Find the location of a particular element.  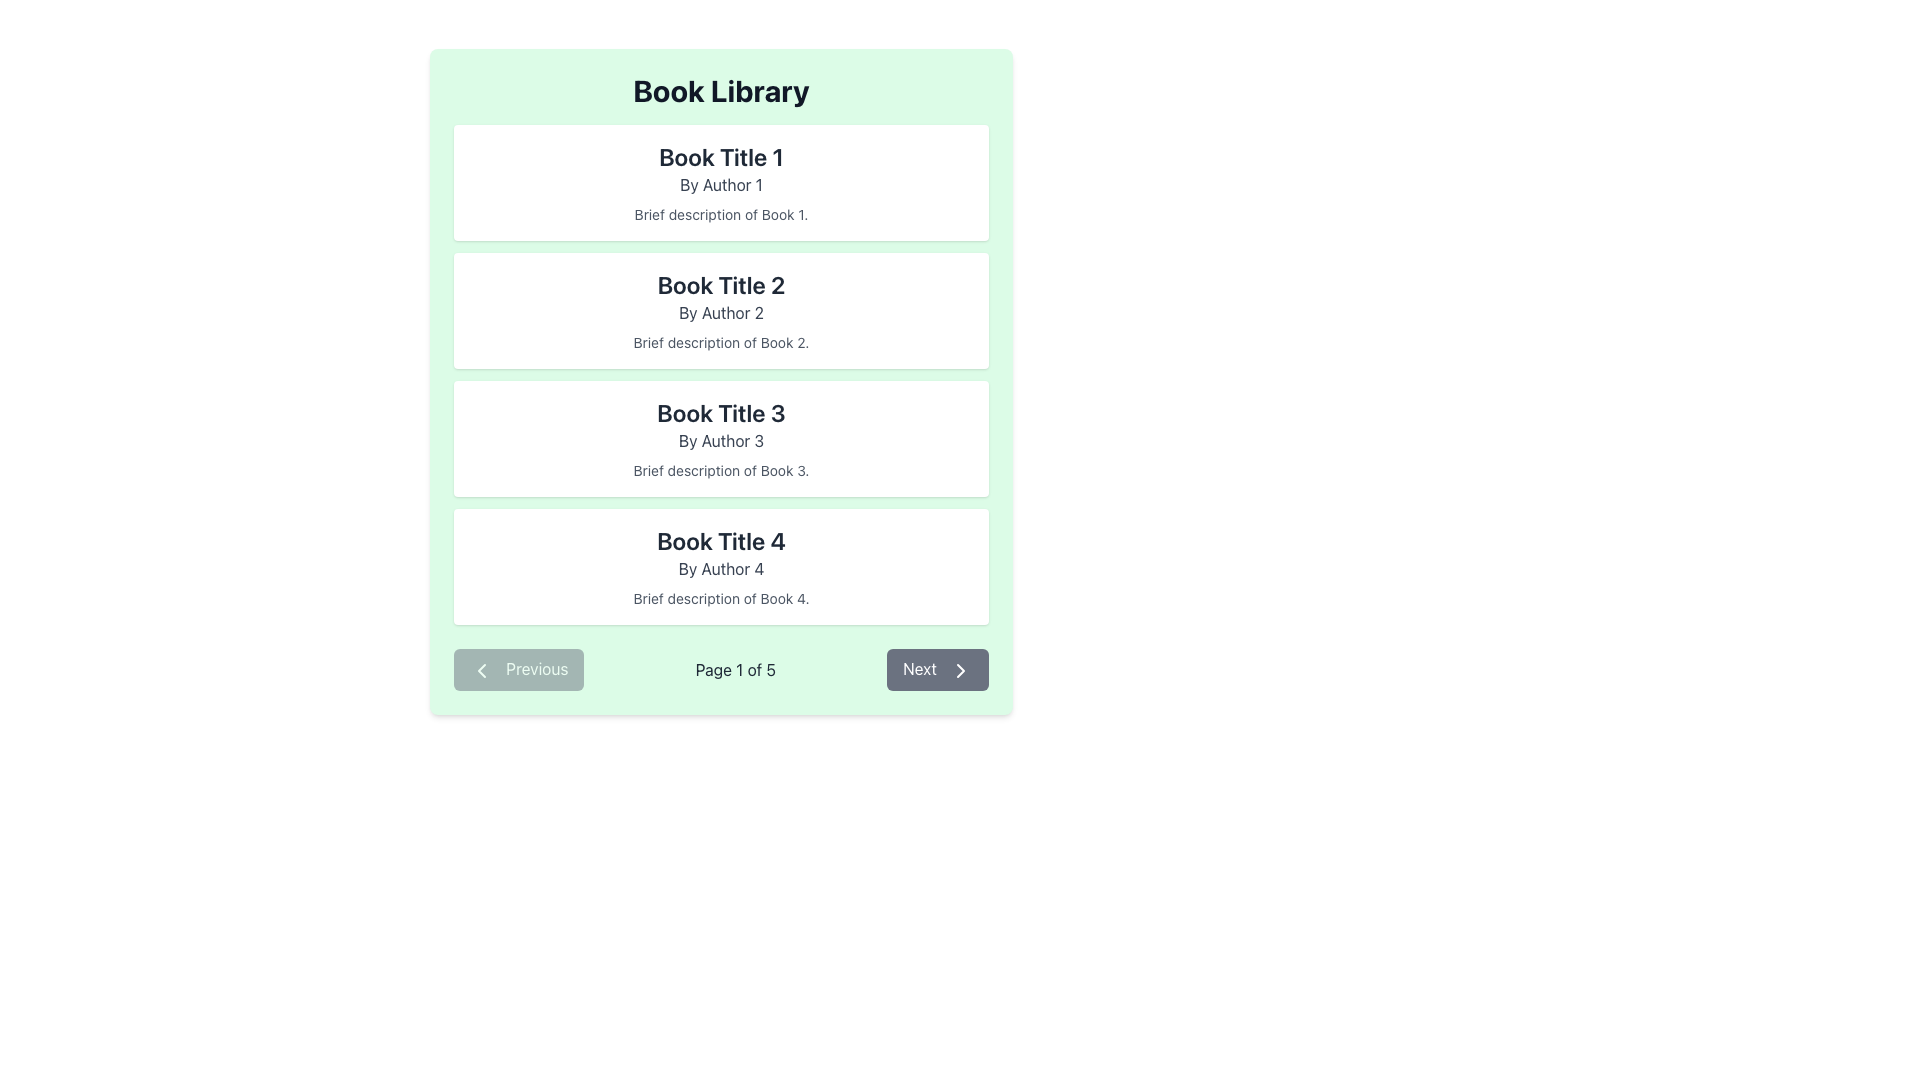

'Next' button icon located at the far-right edge, which serves as a visual indicator for navigation is located at coordinates (960, 670).